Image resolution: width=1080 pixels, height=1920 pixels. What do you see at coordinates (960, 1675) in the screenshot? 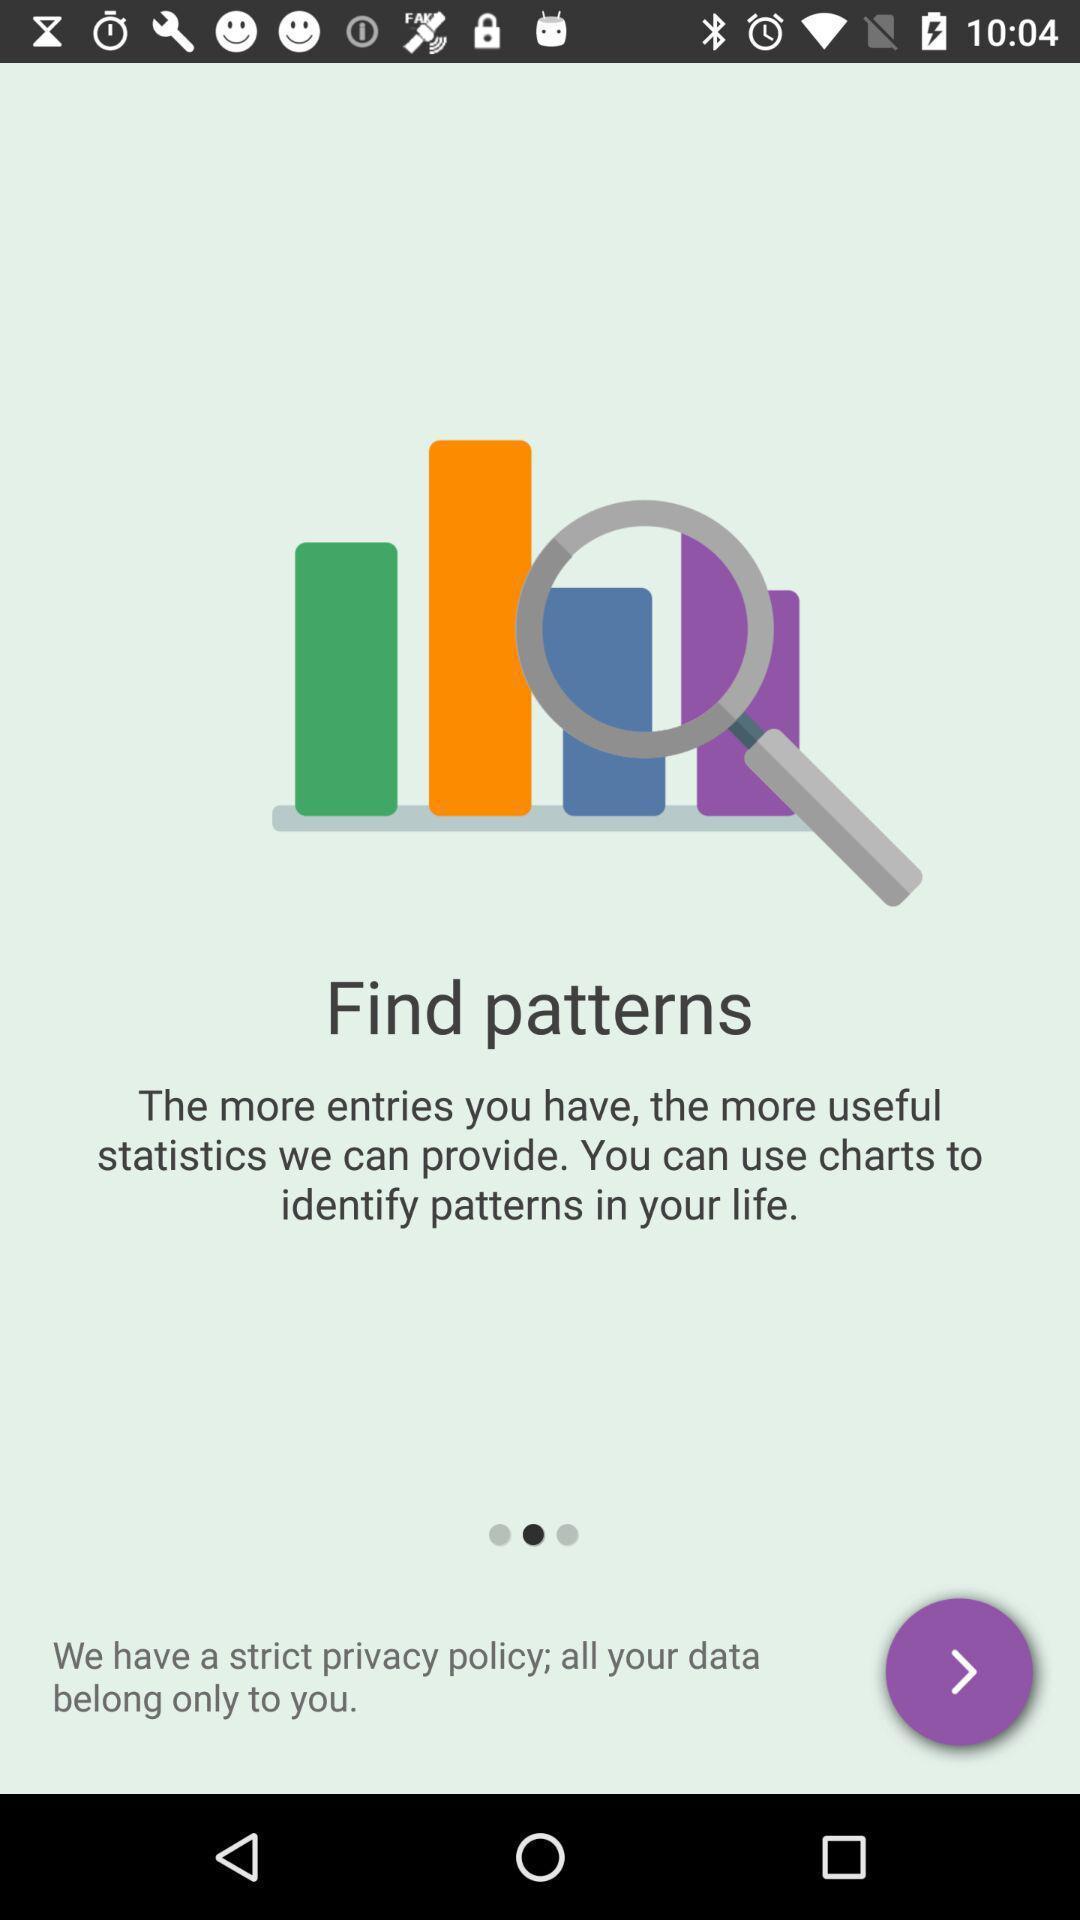
I see `read privacy policy` at bounding box center [960, 1675].